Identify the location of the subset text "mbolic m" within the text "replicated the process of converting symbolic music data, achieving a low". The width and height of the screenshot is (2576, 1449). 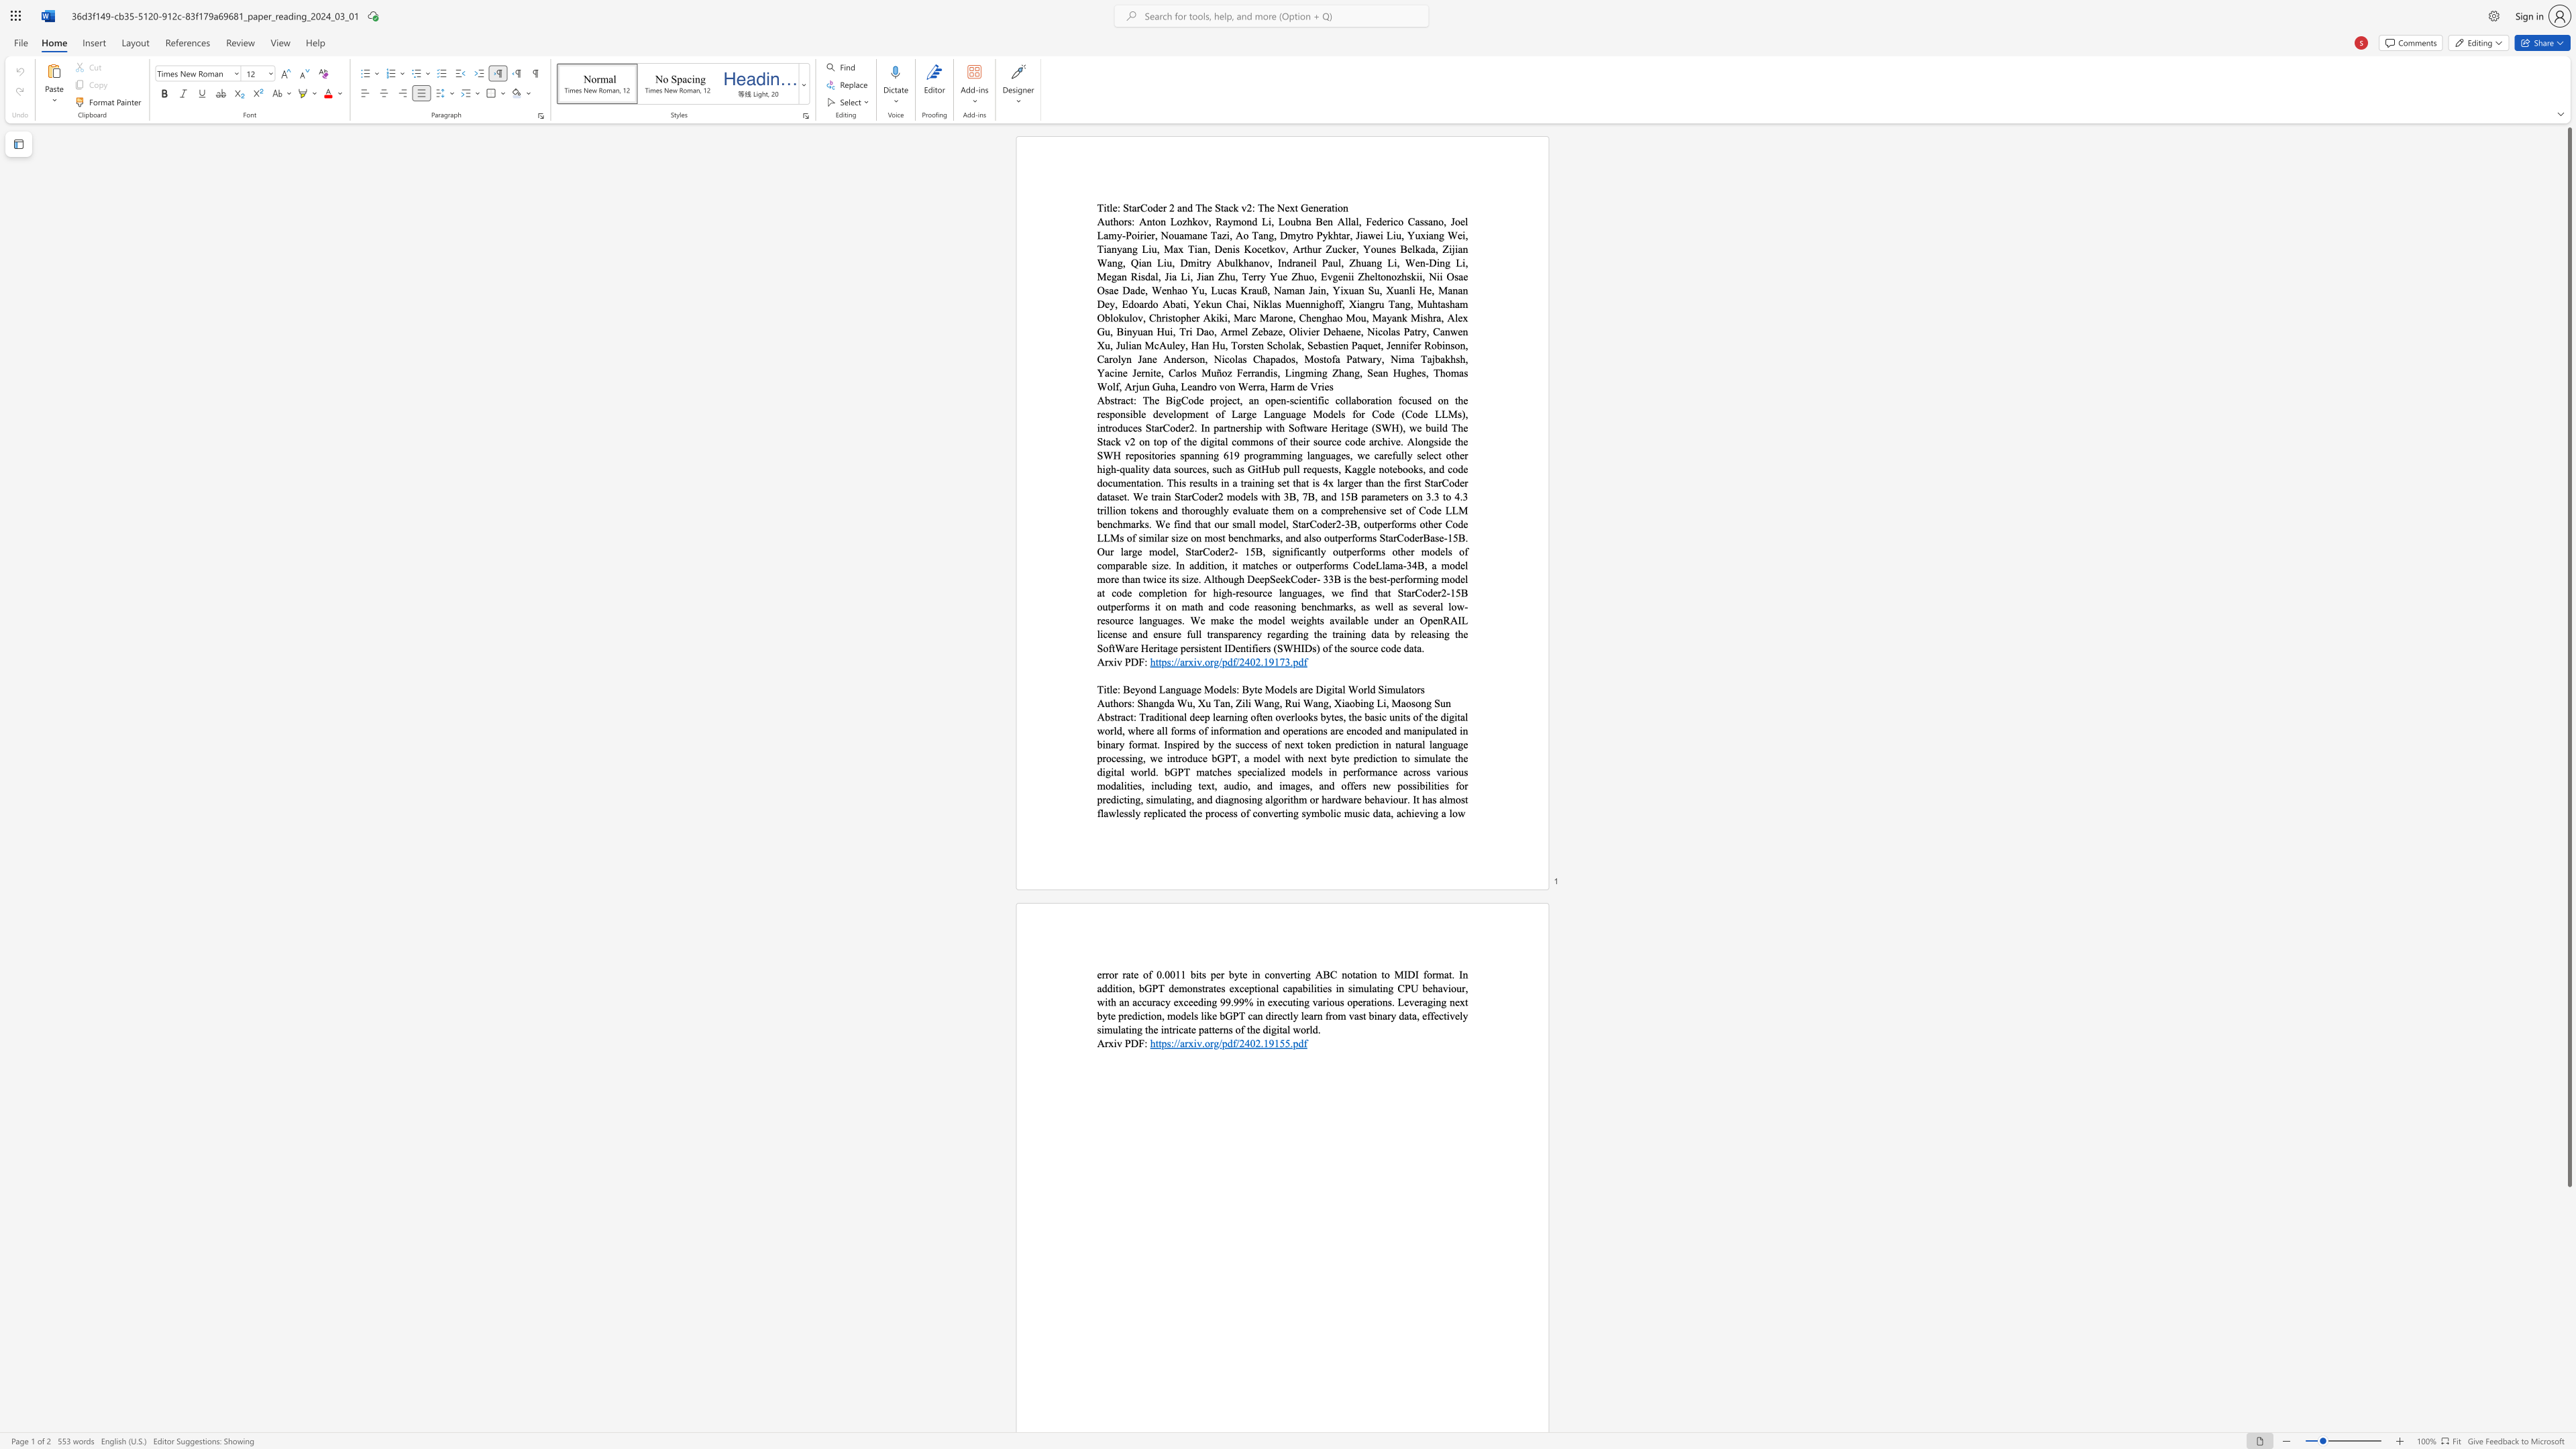
(1311, 813).